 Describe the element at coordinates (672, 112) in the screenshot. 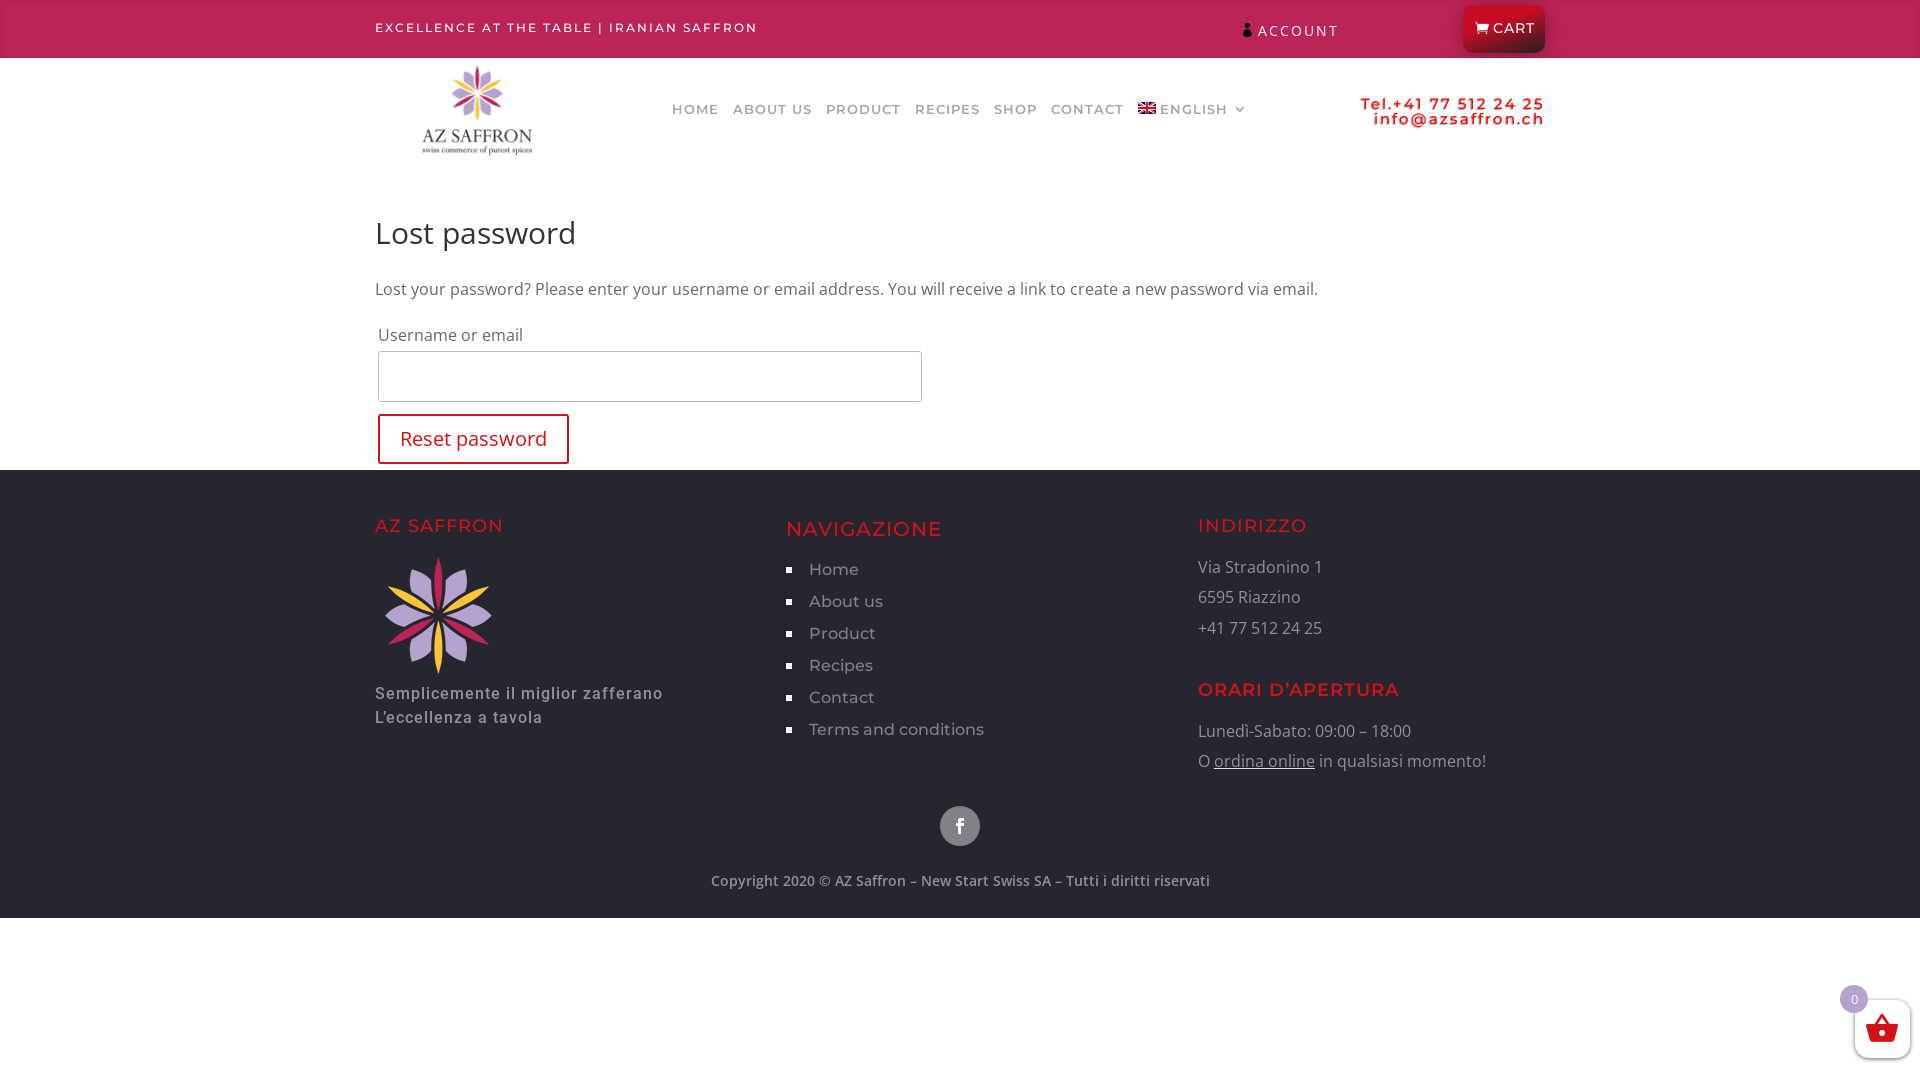

I see `'HOME'` at that location.